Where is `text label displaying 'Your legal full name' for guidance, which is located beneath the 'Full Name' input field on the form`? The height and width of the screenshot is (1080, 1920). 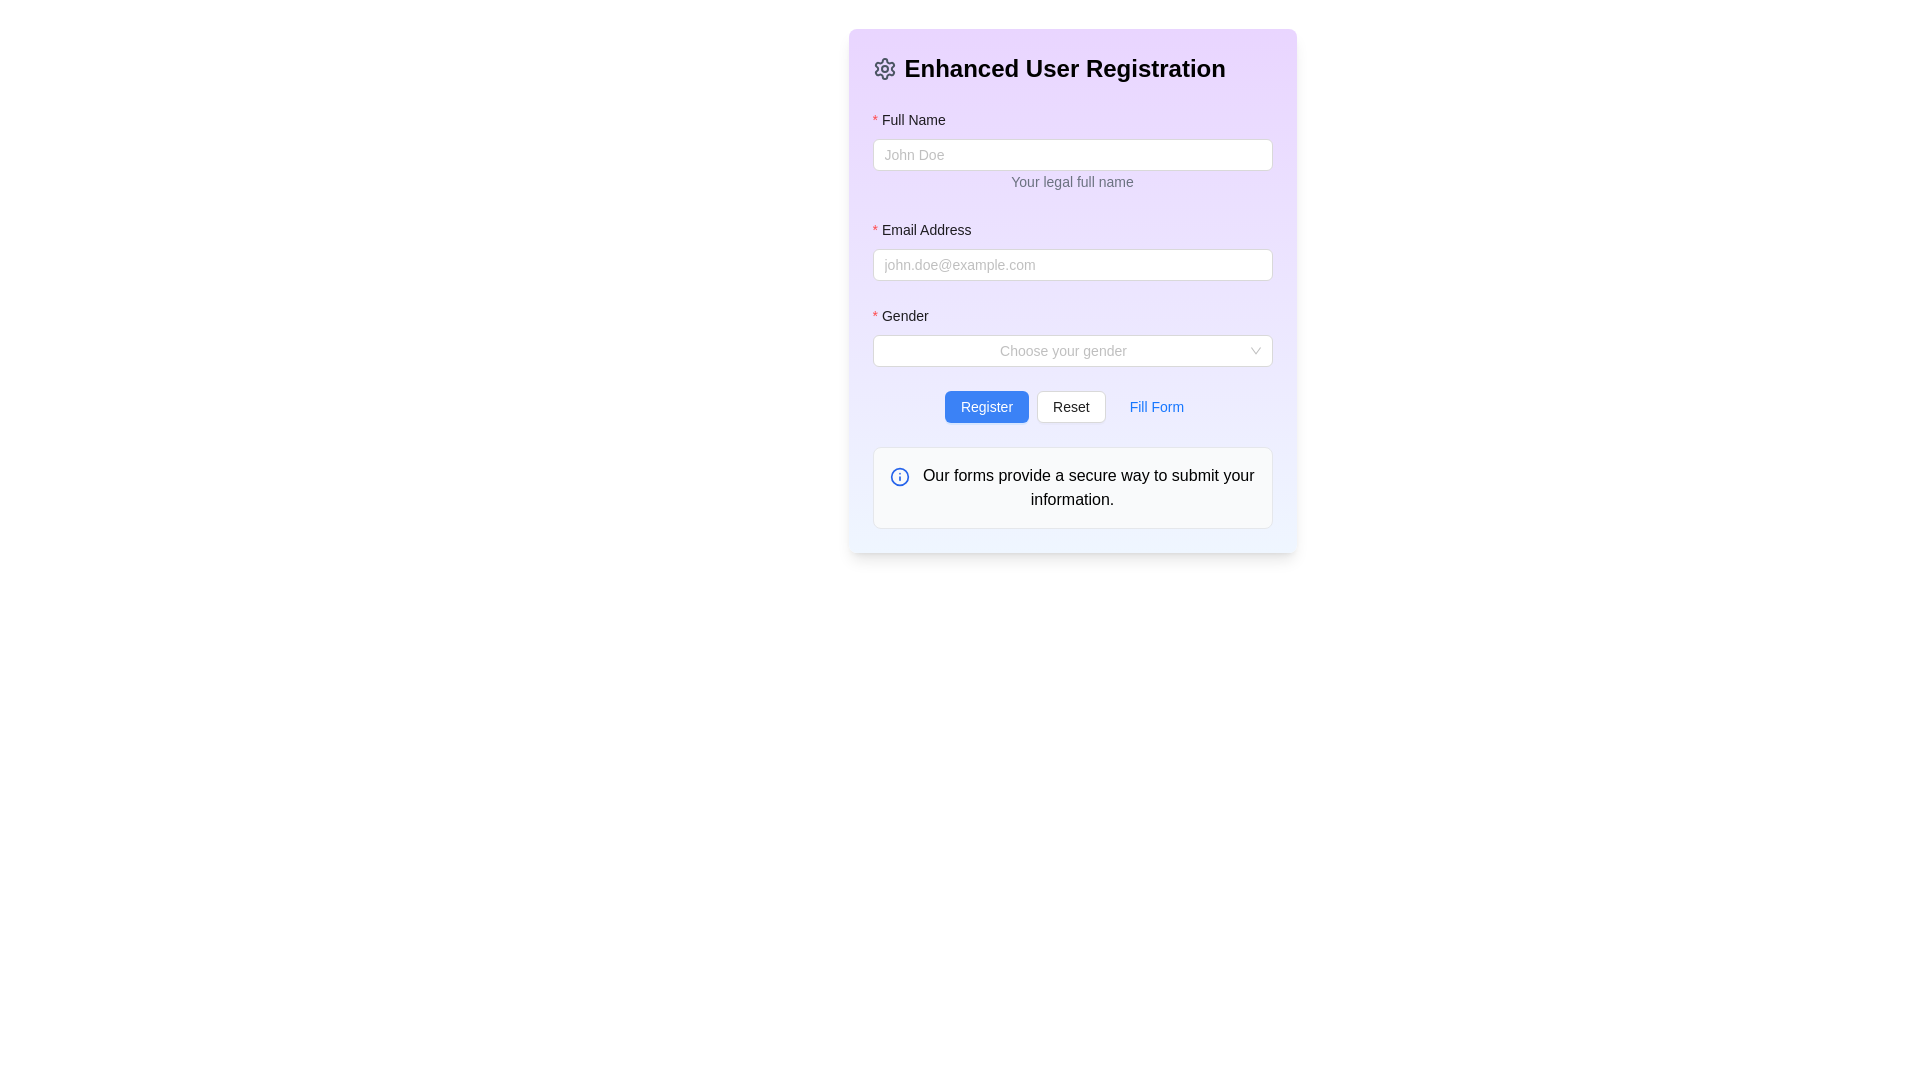 text label displaying 'Your legal full name' for guidance, which is located beneath the 'Full Name' input field on the form is located at coordinates (1071, 182).